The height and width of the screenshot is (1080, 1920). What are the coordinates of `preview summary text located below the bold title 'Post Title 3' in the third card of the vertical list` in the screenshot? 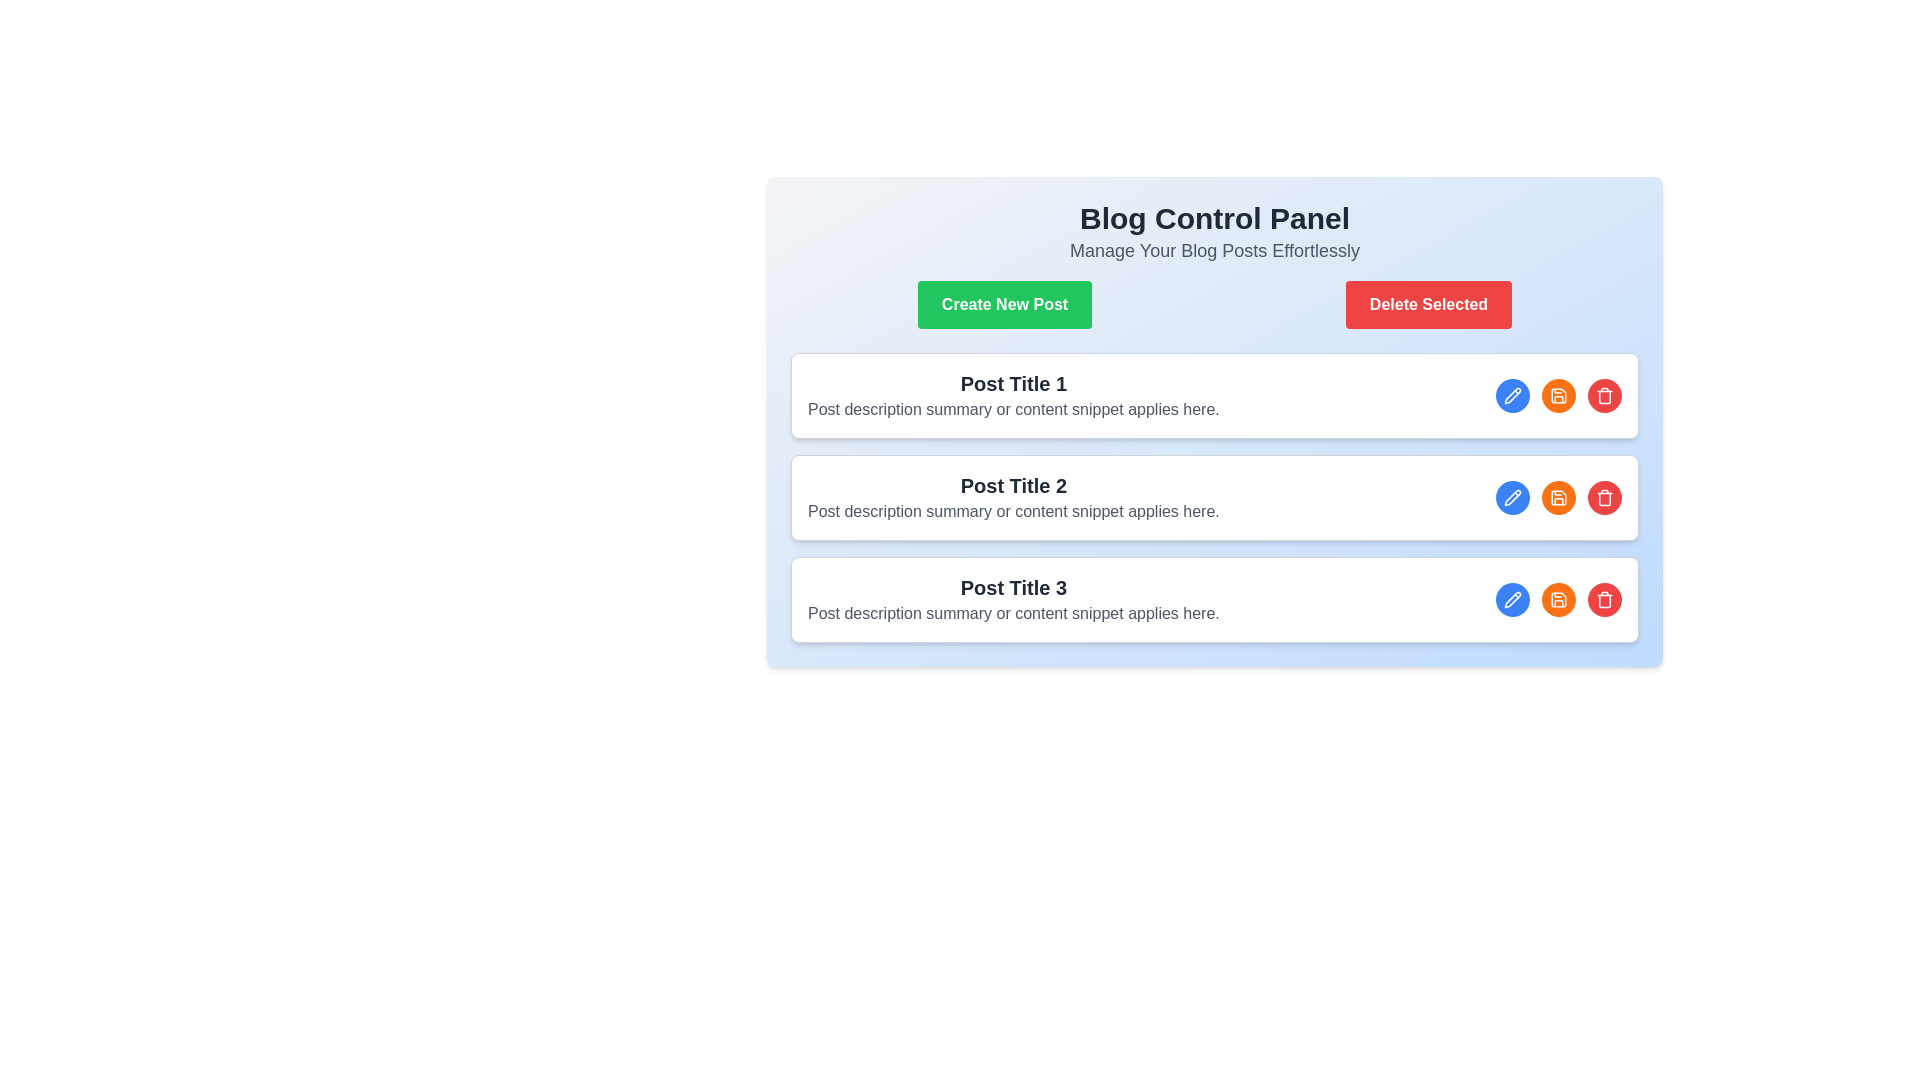 It's located at (1013, 612).